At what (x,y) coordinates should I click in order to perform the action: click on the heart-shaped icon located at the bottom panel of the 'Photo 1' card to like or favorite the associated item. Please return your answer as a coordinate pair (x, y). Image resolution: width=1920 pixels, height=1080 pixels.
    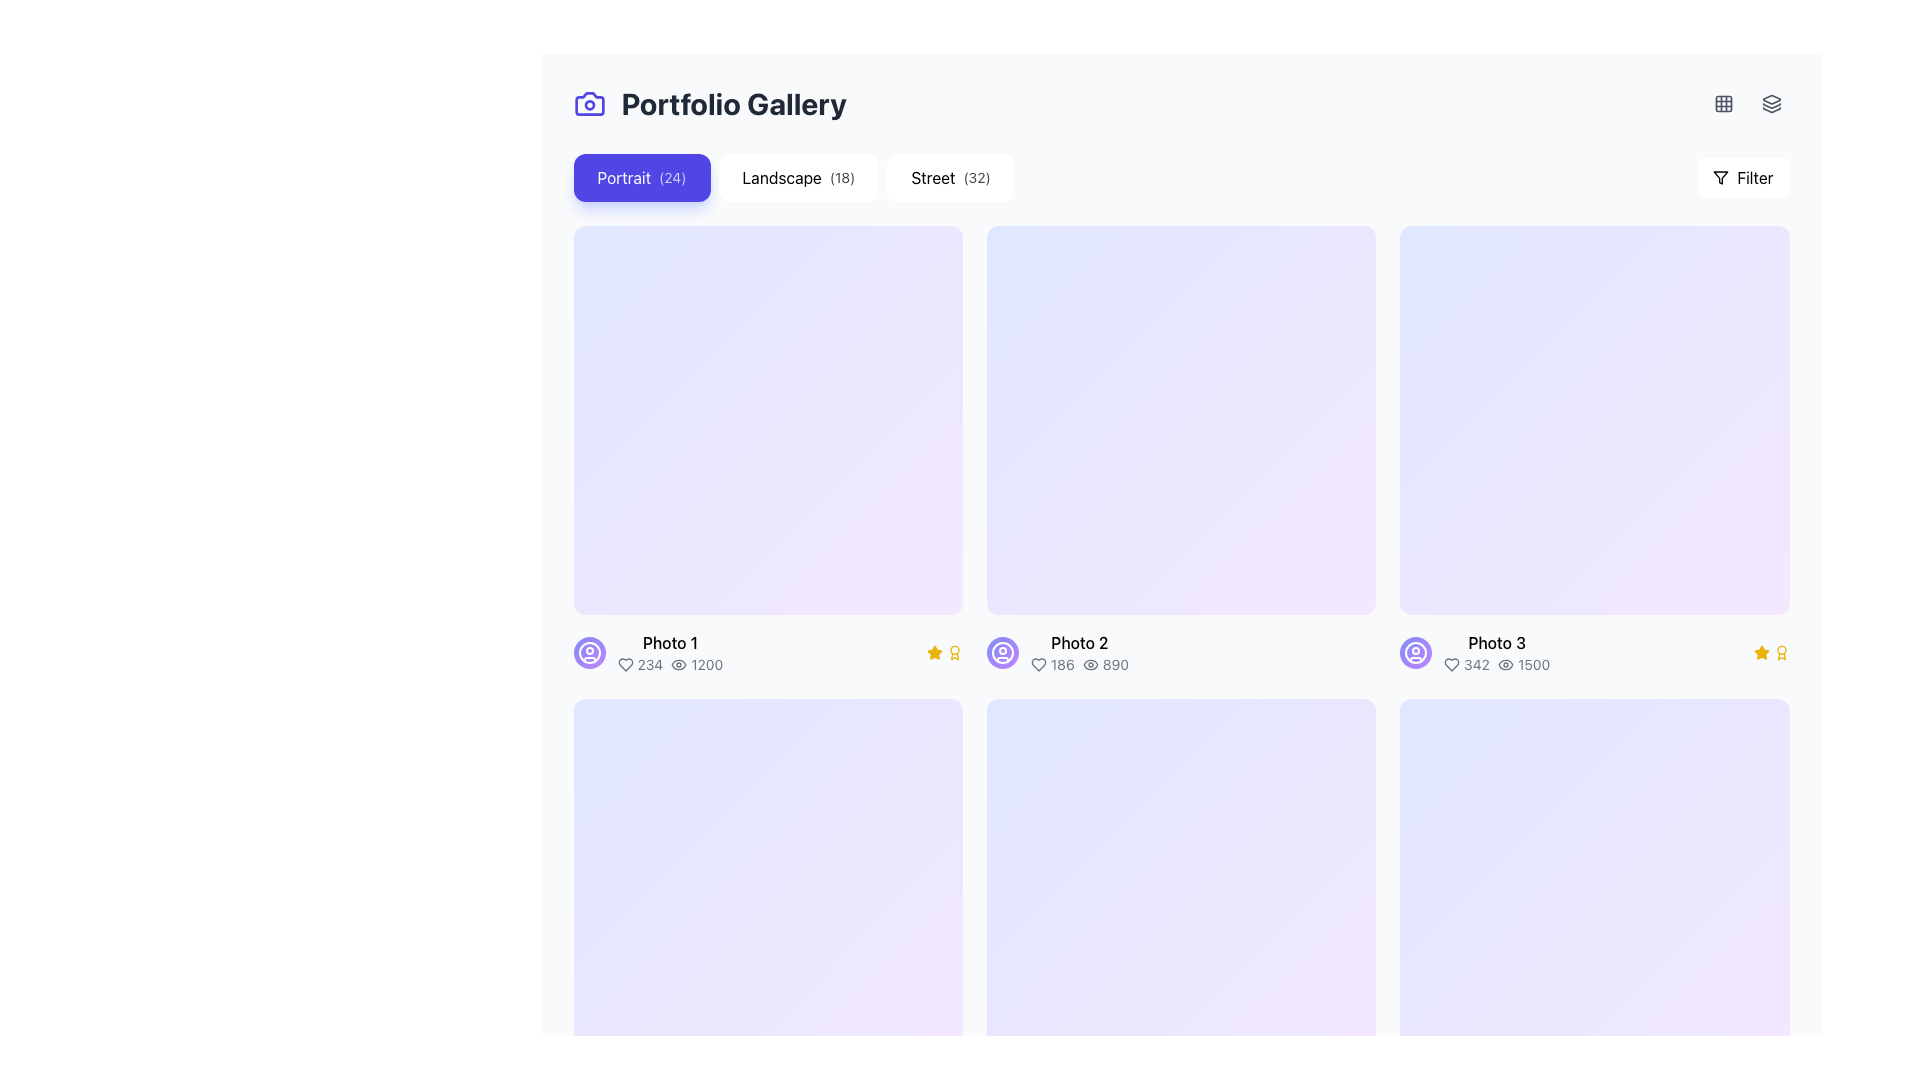
    Looking at the image, I should click on (624, 665).